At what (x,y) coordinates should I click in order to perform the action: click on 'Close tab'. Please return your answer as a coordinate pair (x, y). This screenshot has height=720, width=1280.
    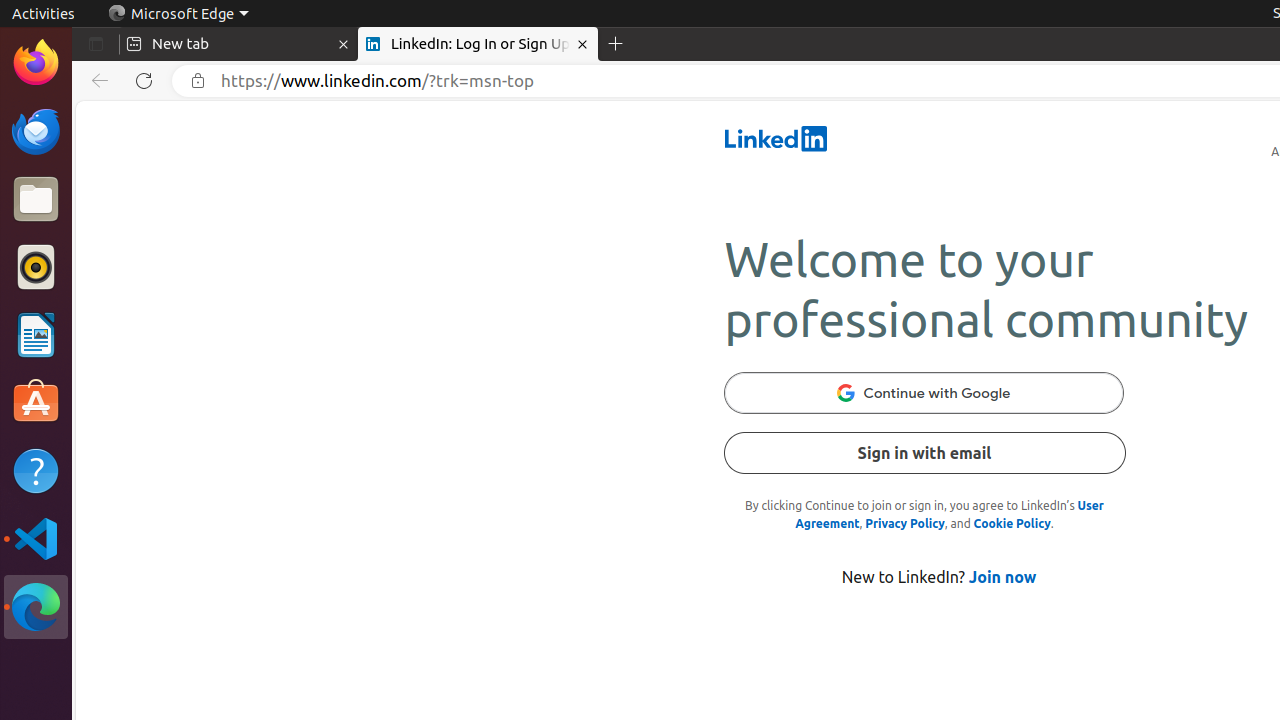
    Looking at the image, I should click on (343, 44).